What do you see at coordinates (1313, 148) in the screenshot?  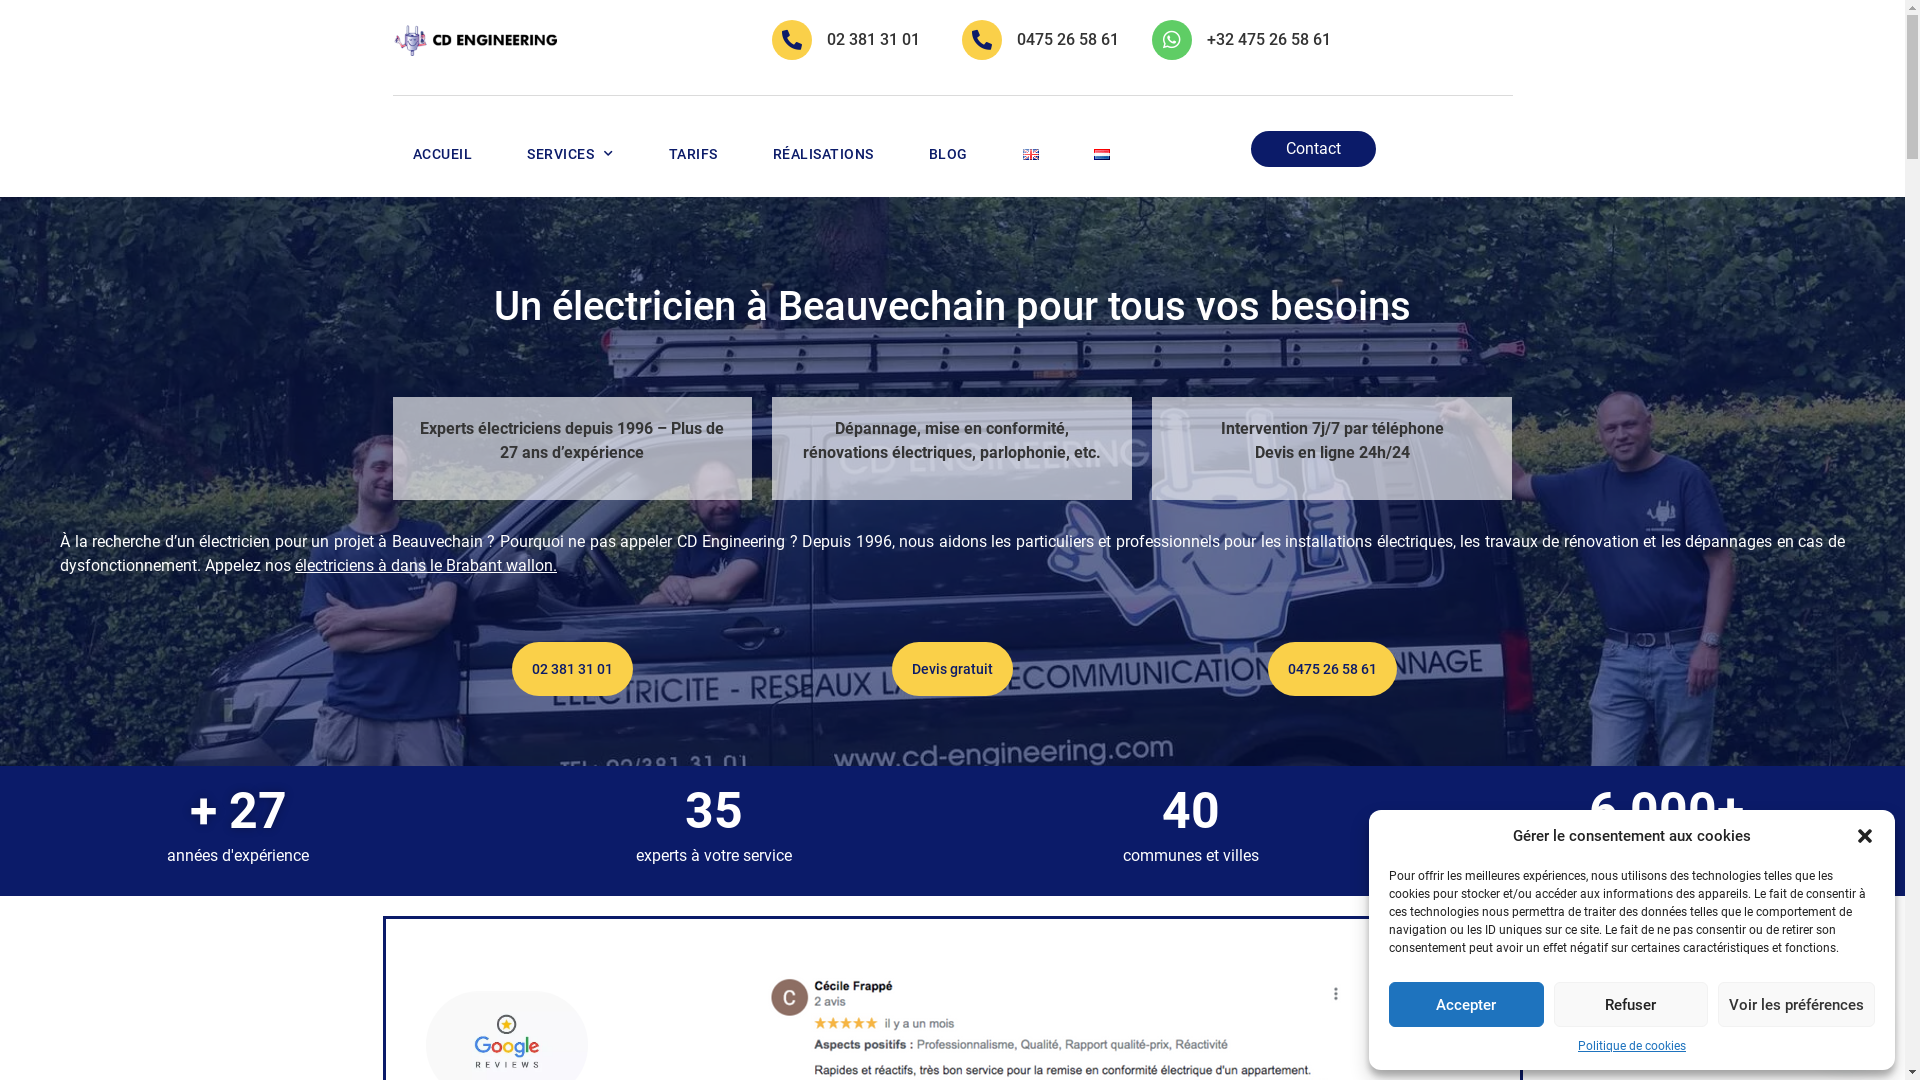 I see `'Contact'` at bounding box center [1313, 148].